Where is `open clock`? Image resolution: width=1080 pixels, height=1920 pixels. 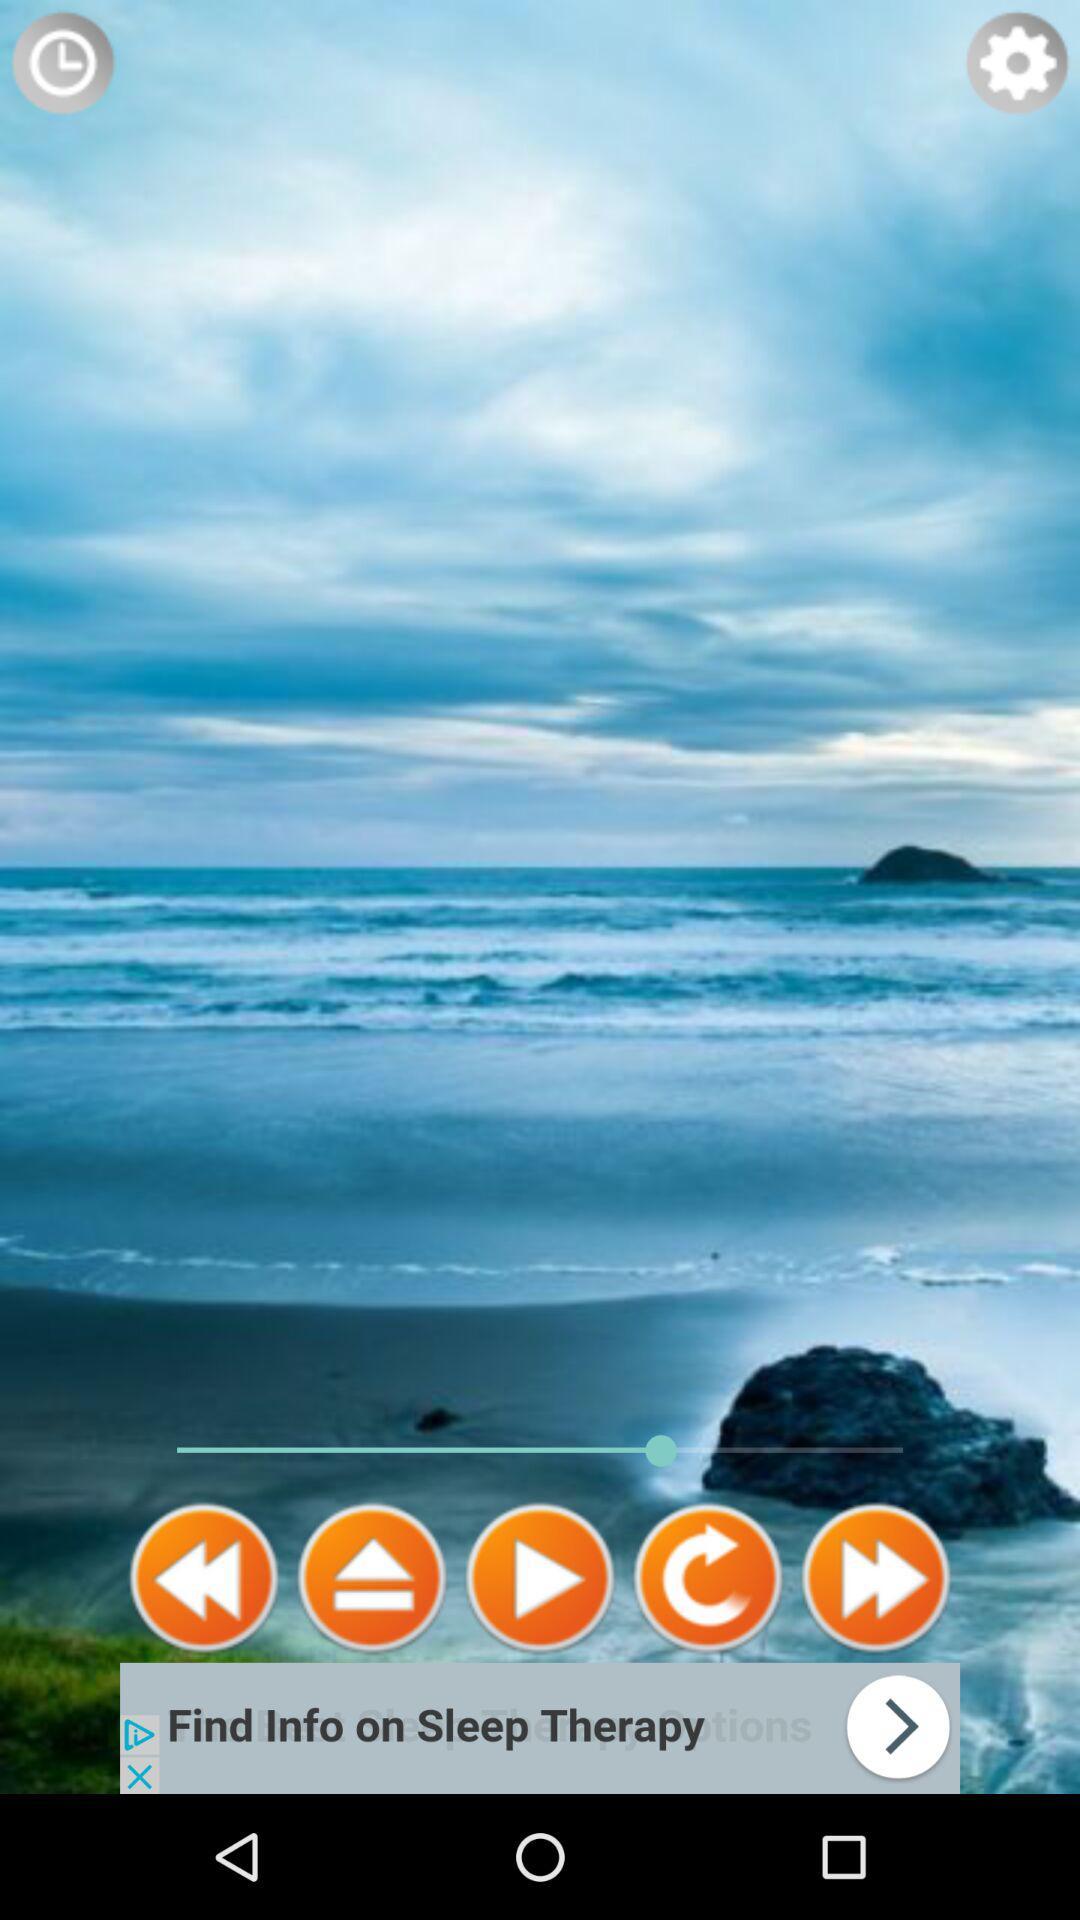
open clock is located at coordinates (61, 62).